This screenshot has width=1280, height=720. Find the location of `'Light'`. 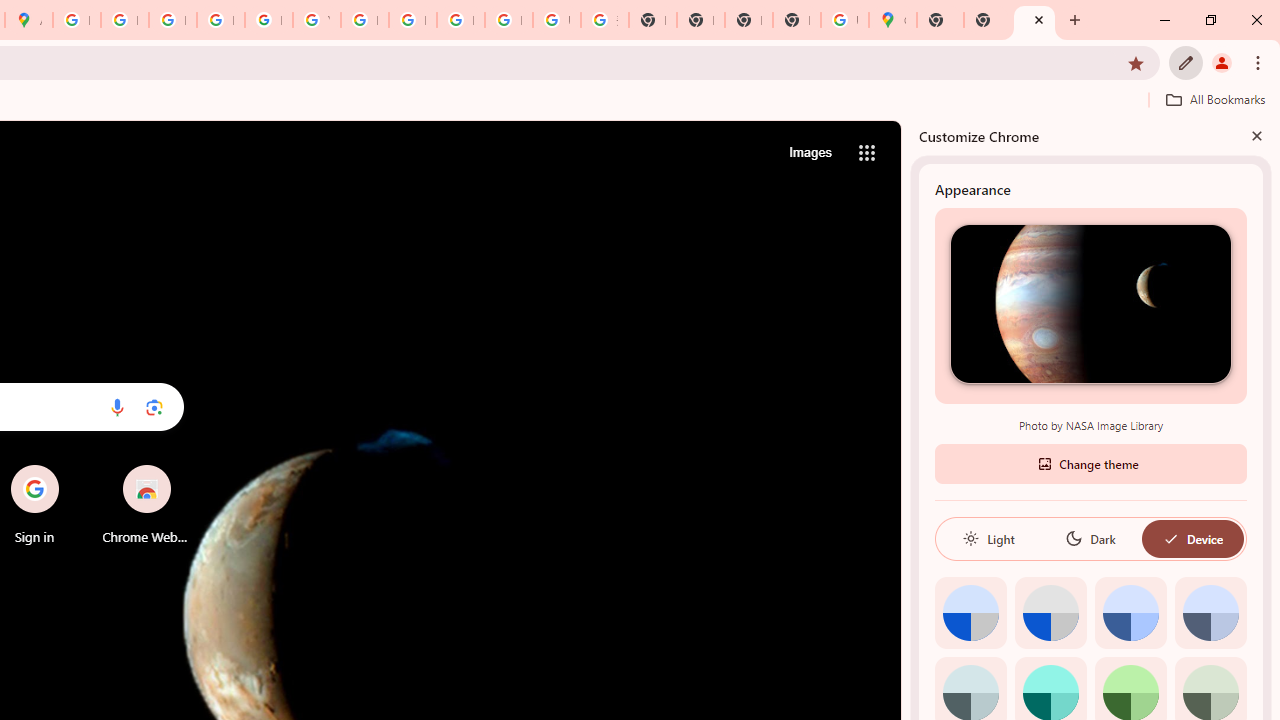

'Light' is located at coordinates (988, 537).